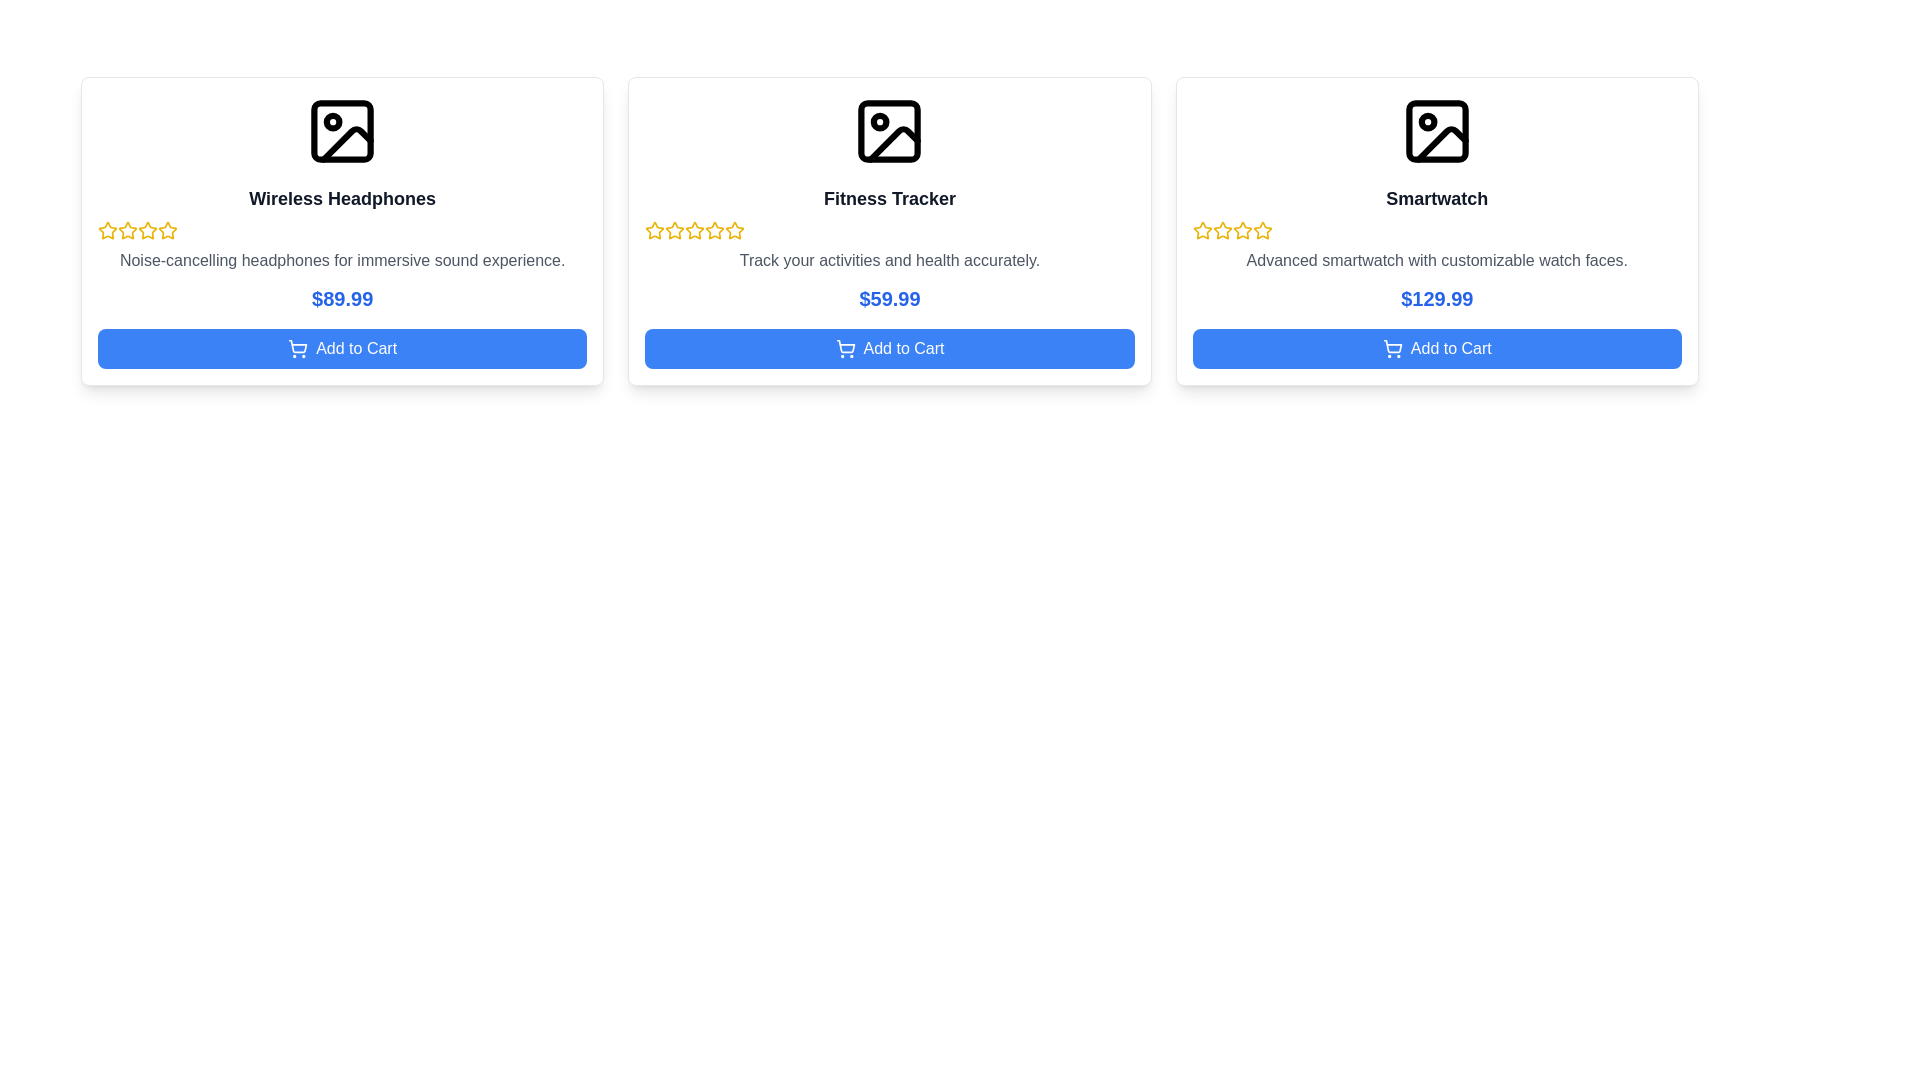 The height and width of the screenshot is (1080, 1920). Describe the element at coordinates (1201, 230) in the screenshot. I see `the second star rating icon in the five-star system for the product 'Smartwatch'` at that location.